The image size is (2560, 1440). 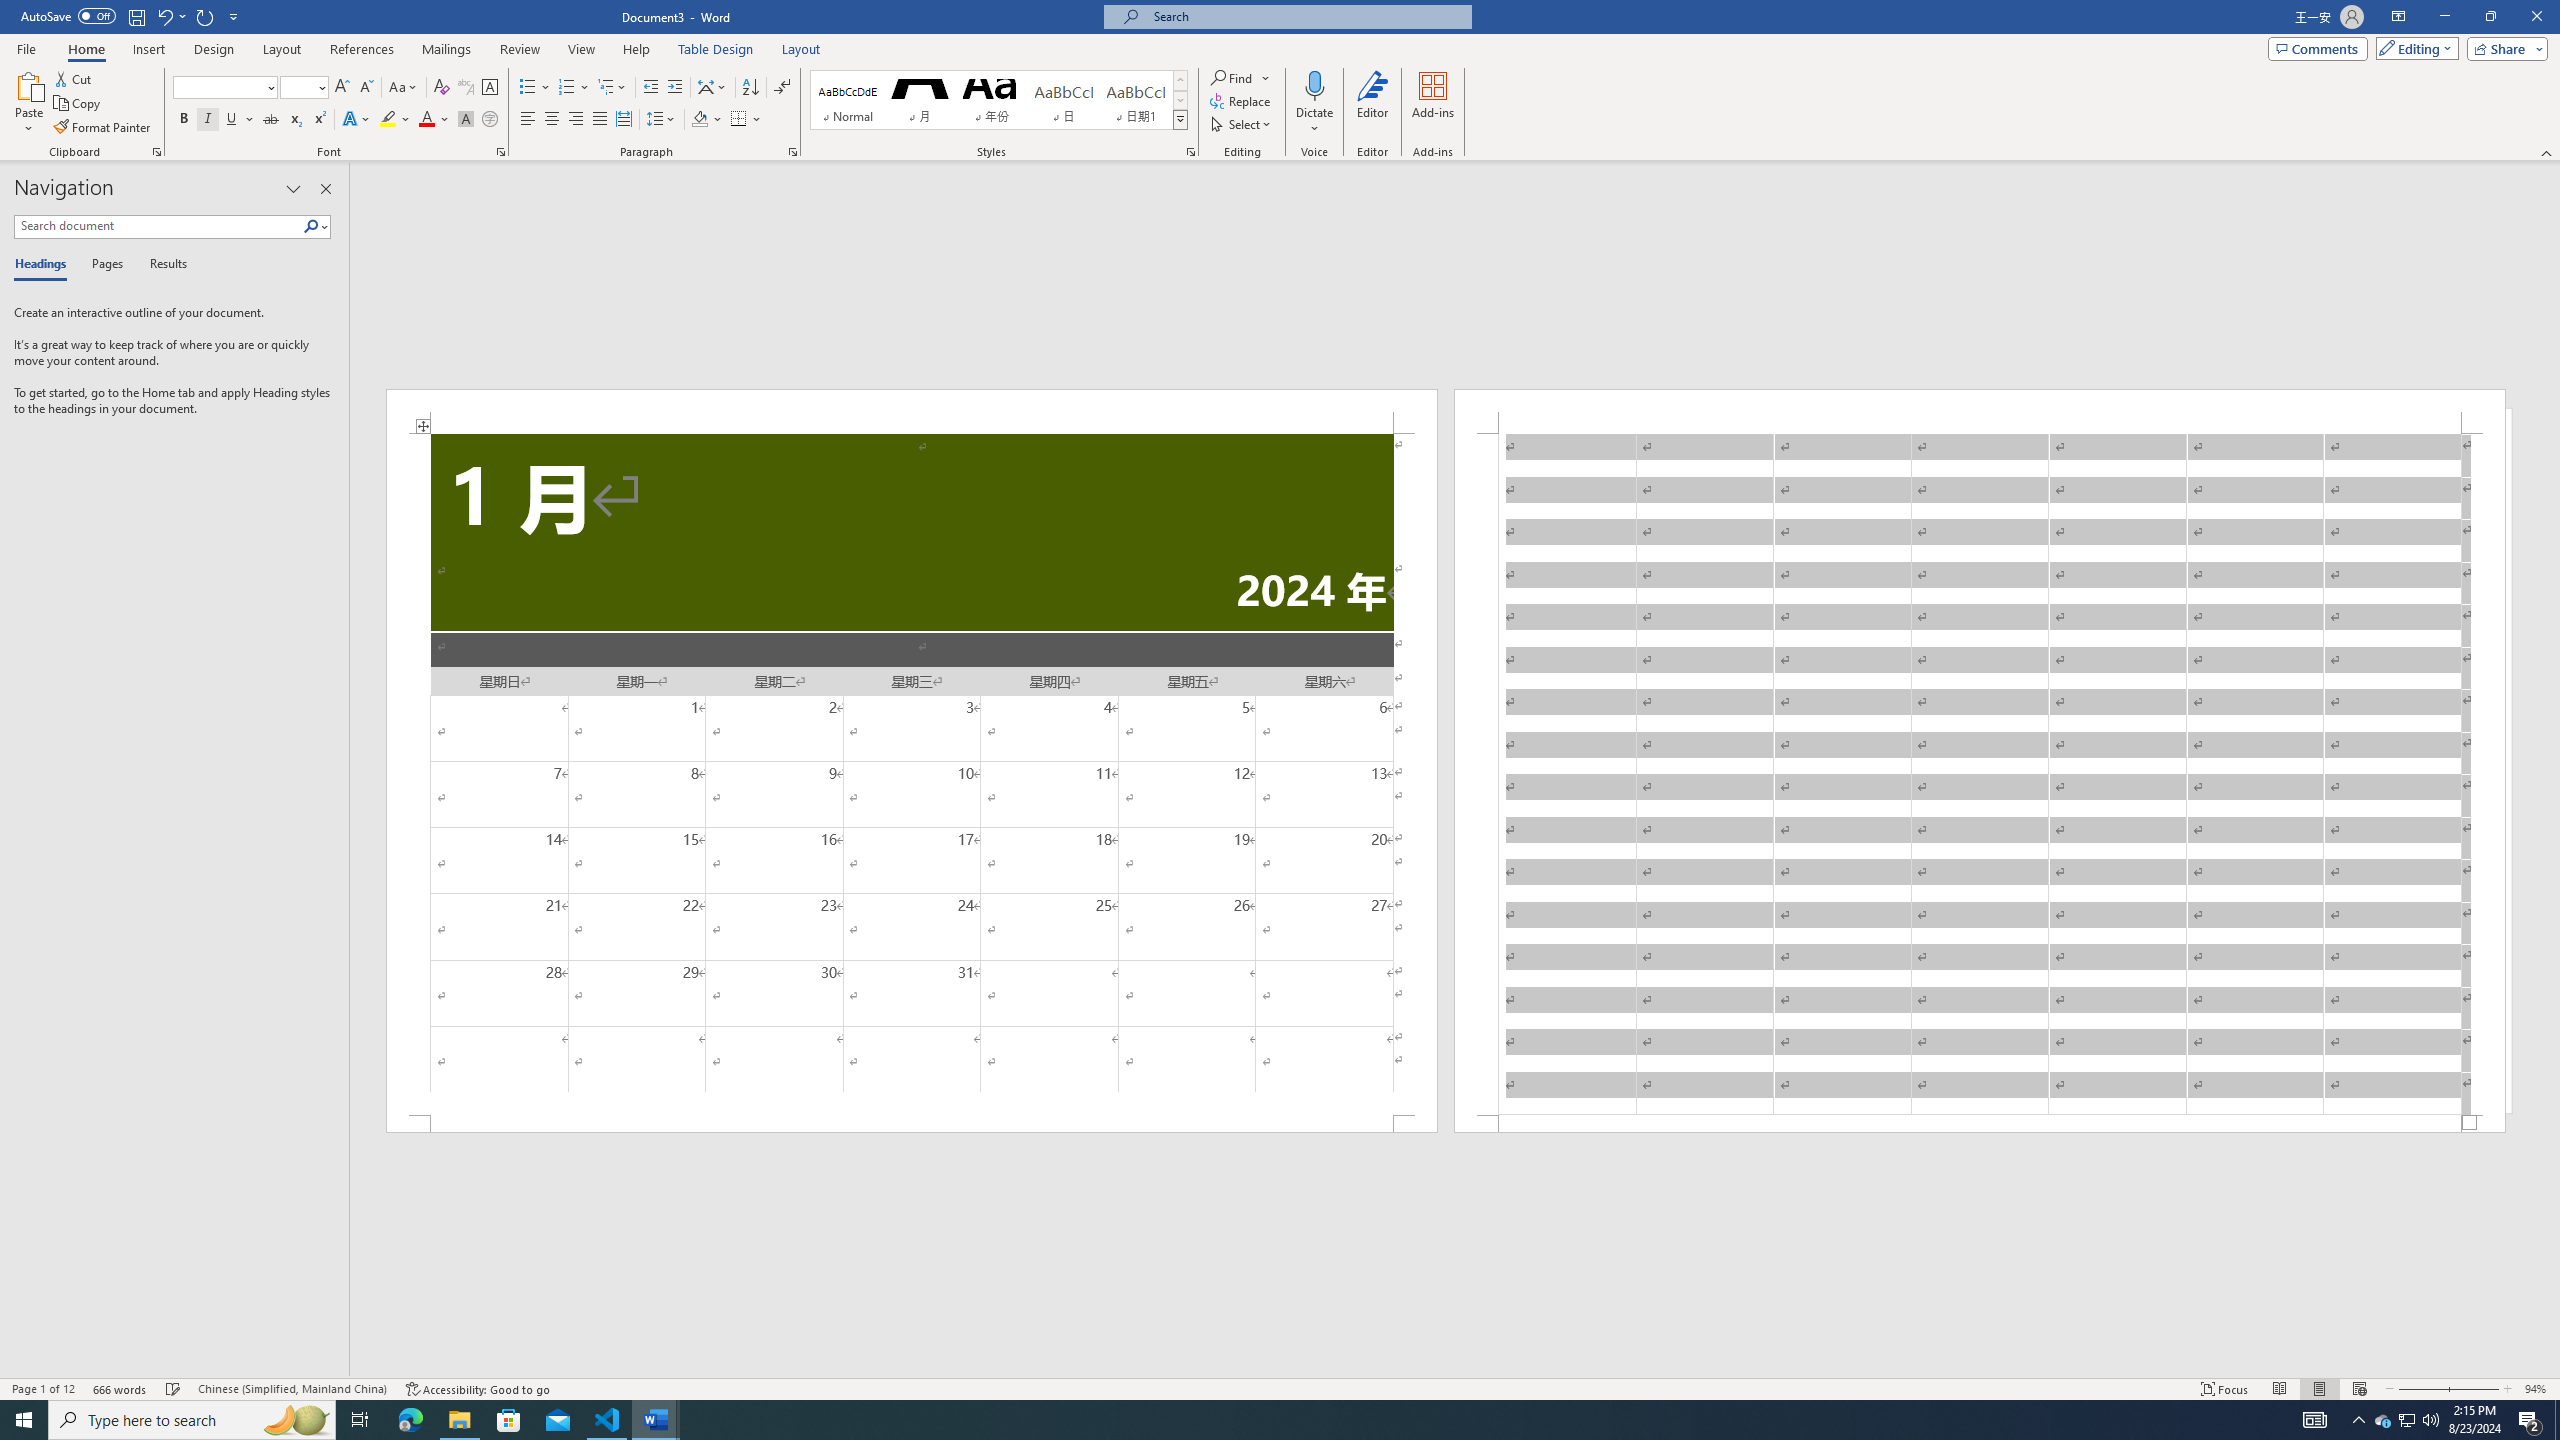 I want to click on 'Asian Layout', so click(x=712, y=87).